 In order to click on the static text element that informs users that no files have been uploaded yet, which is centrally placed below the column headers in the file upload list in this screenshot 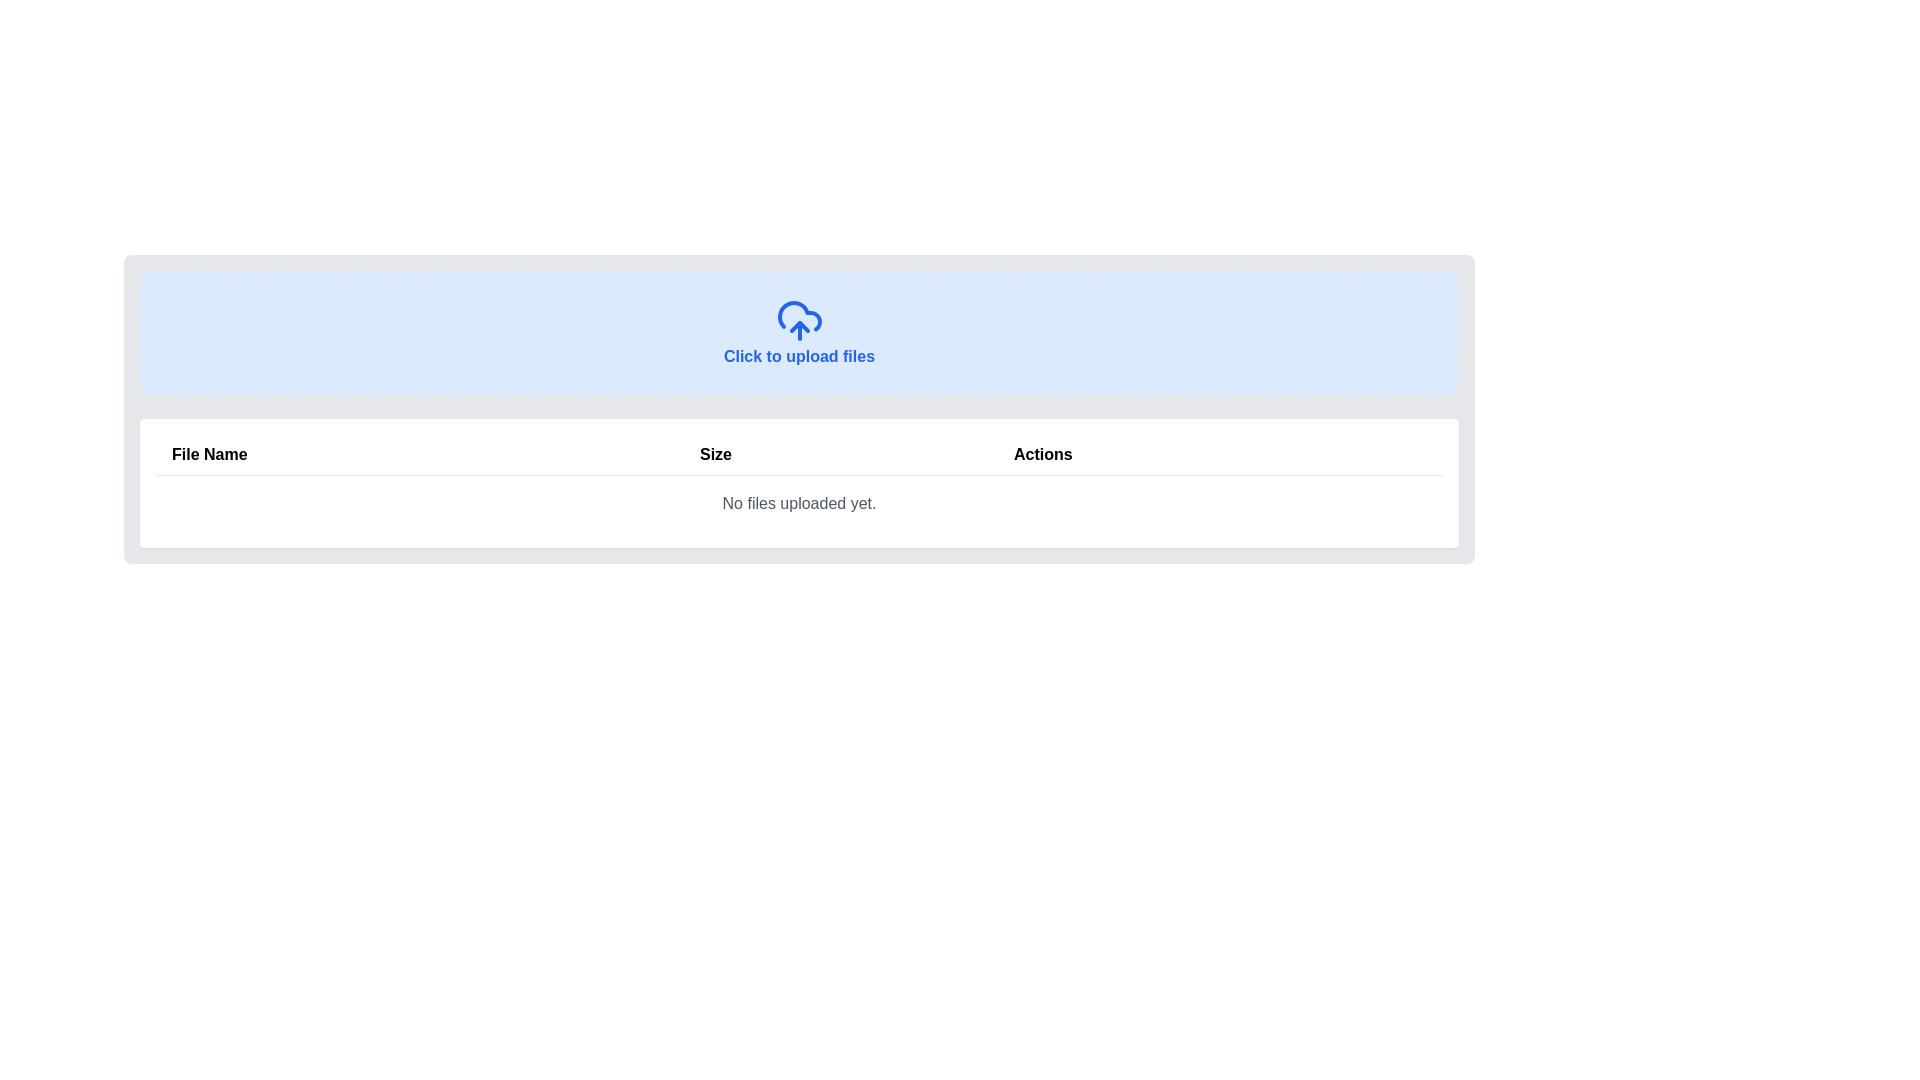, I will do `click(798, 503)`.